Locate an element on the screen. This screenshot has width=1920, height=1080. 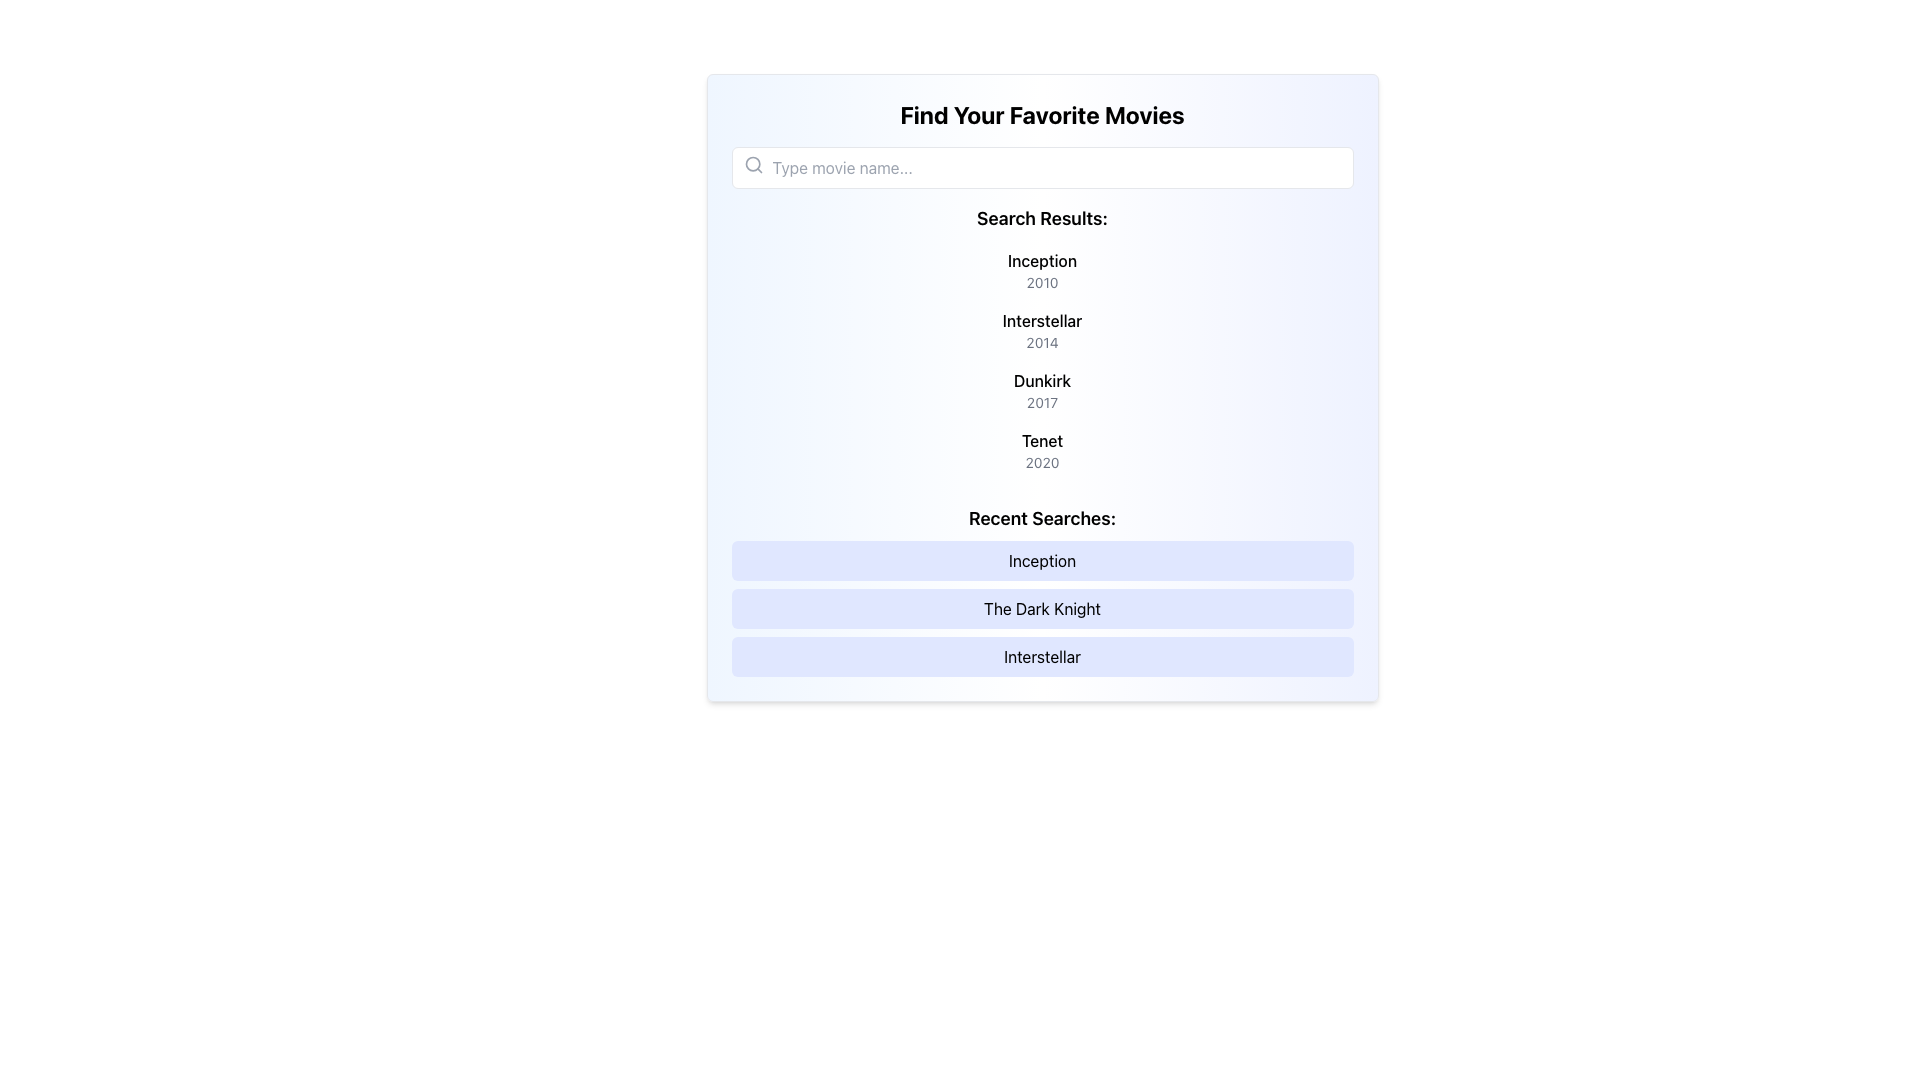
the static text label displaying the release year of the movie 'Inception', which is located below the movie title in the search results section is located at coordinates (1041, 282).